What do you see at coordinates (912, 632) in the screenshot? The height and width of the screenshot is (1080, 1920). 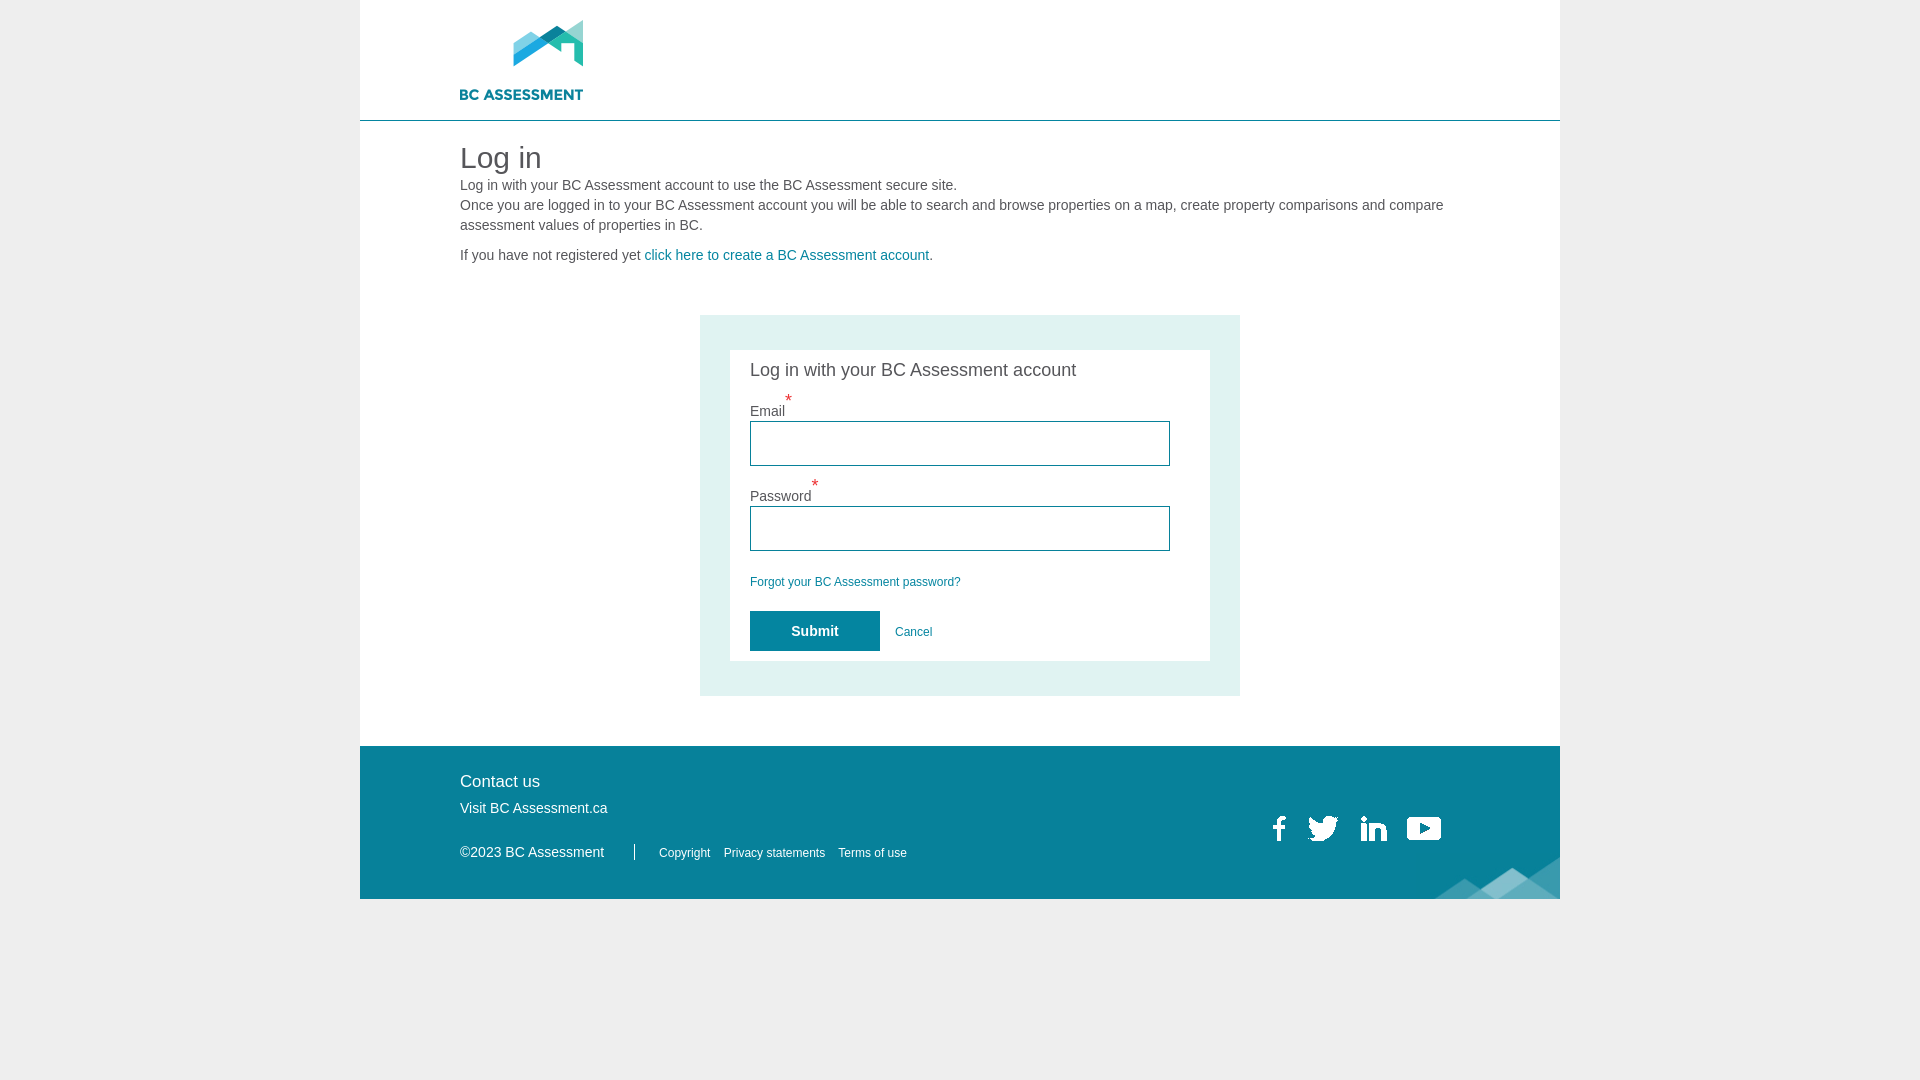 I see `'Cancel'` at bounding box center [912, 632].